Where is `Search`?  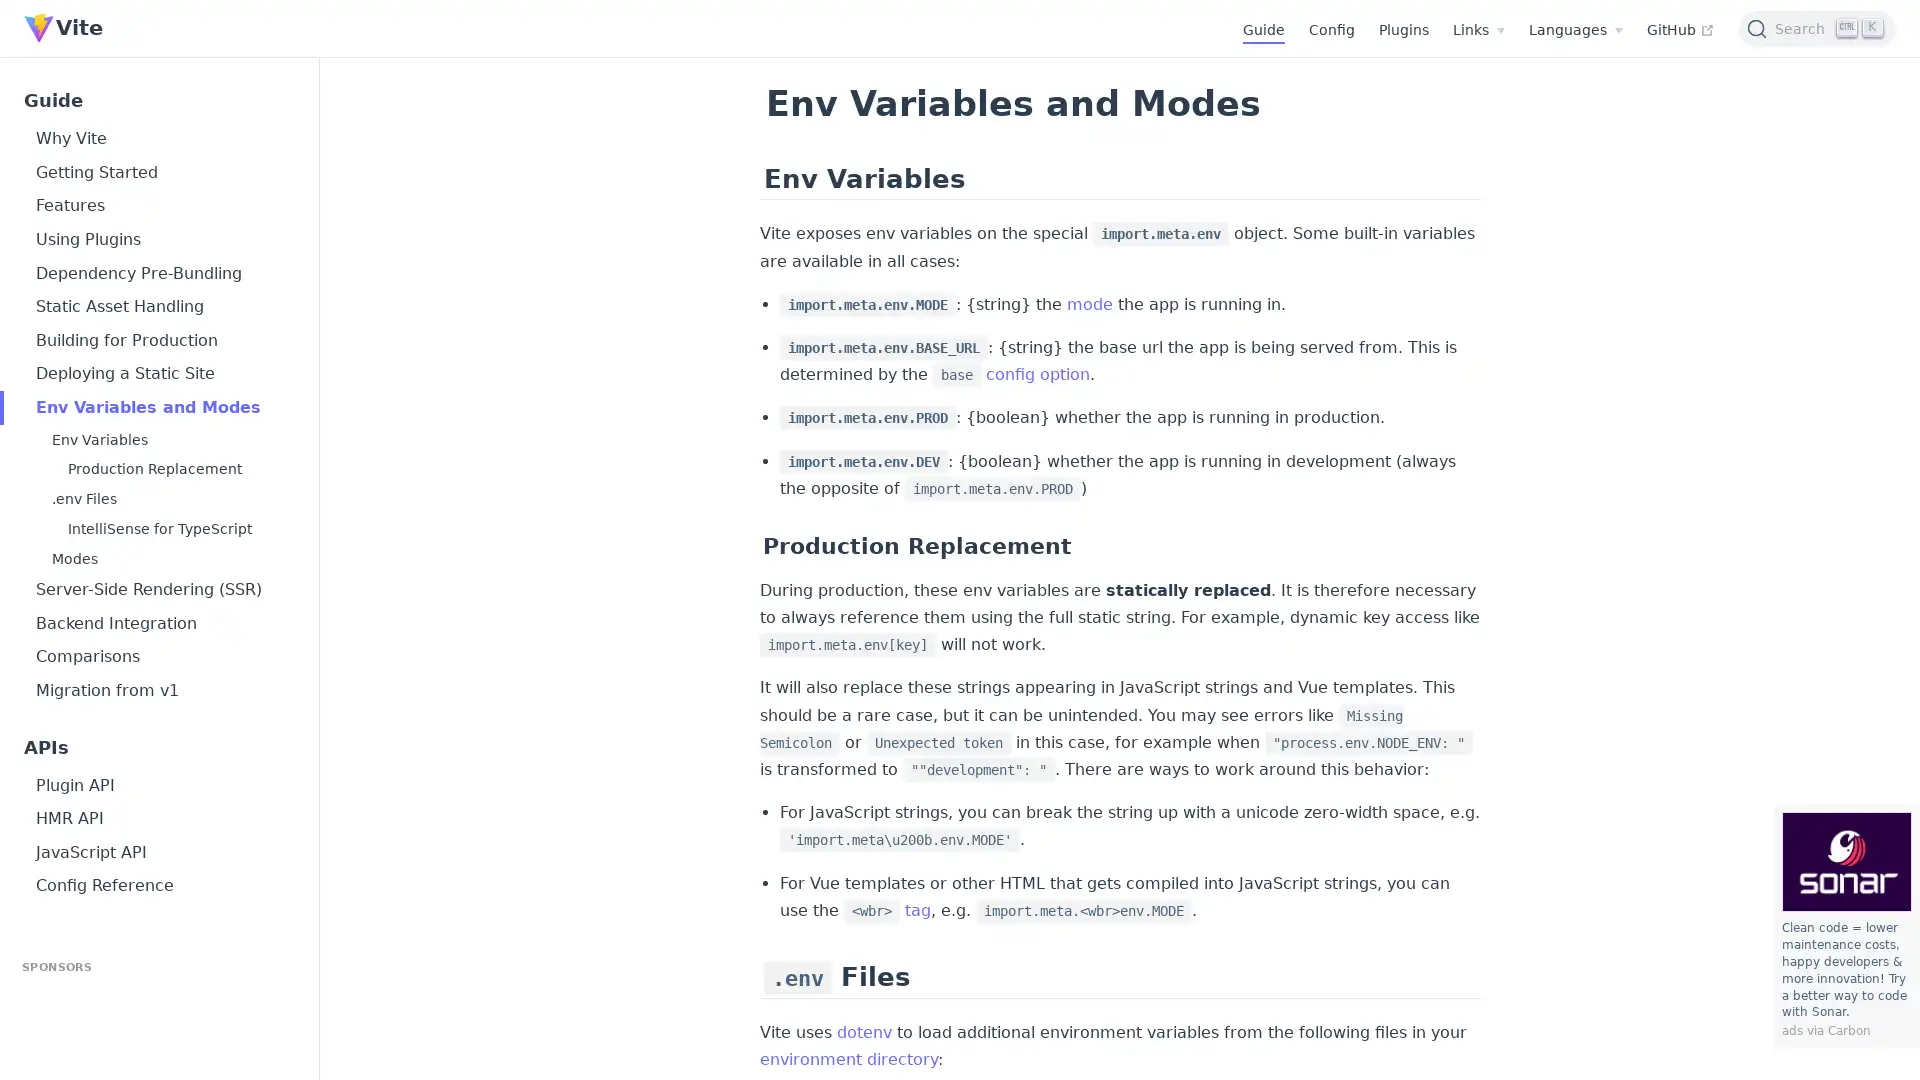
Search is located at coordinates (1817, 27).